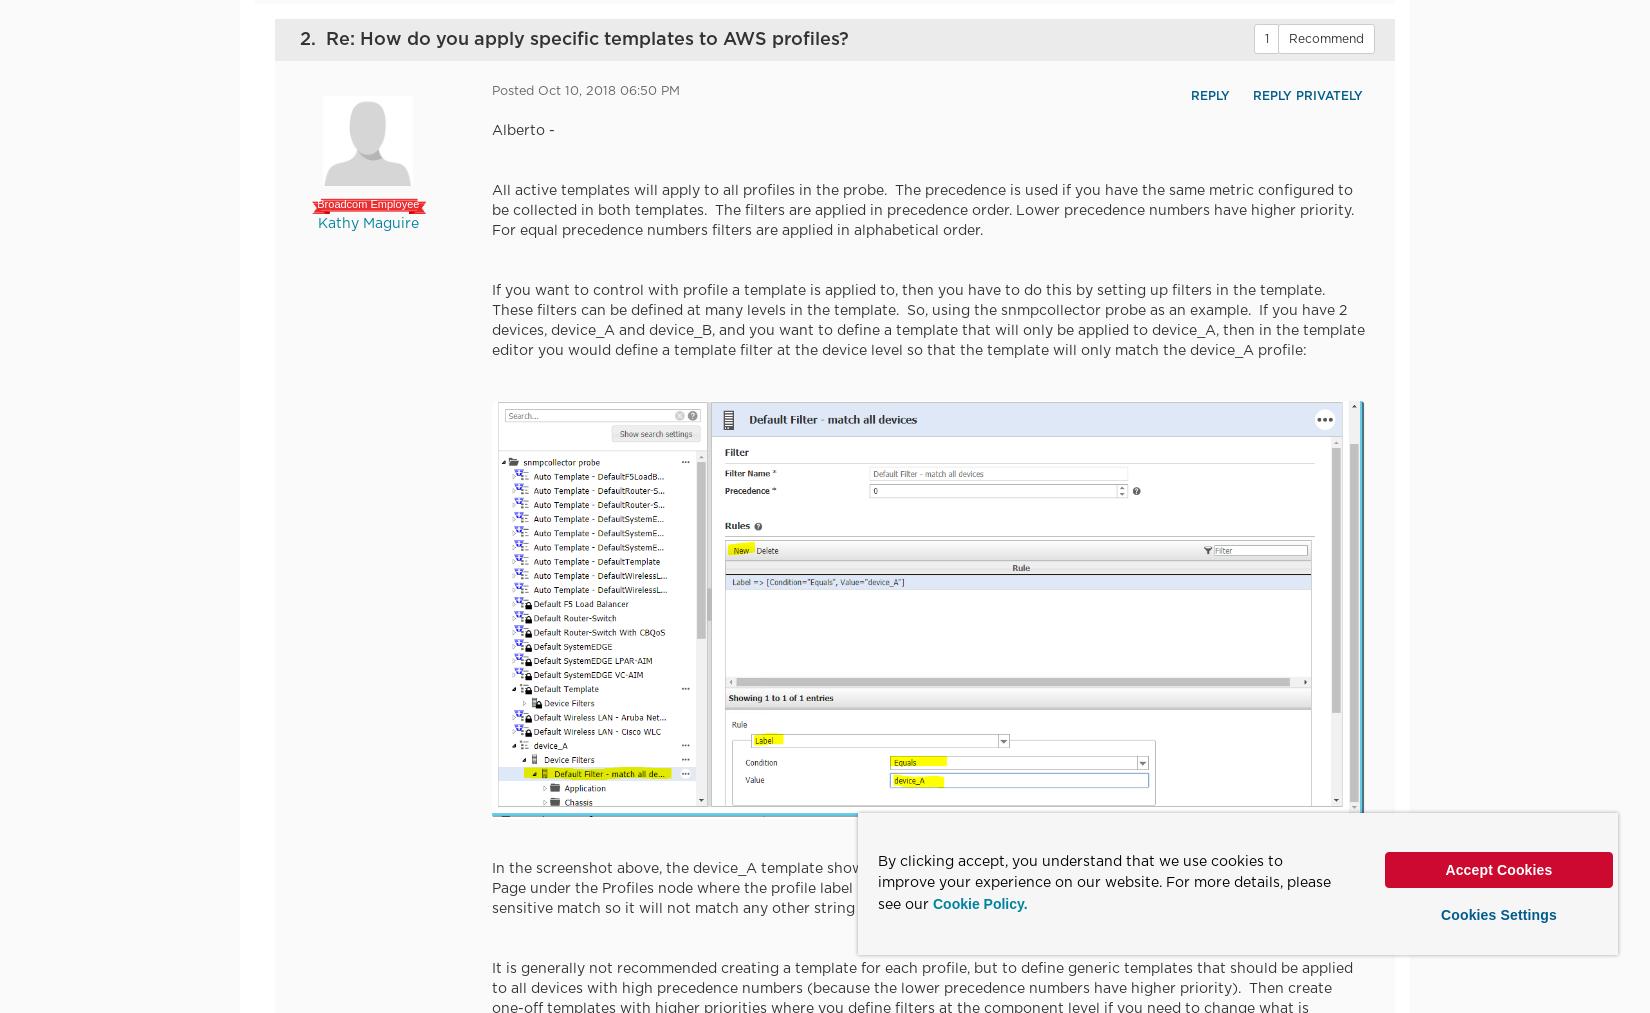 The height and width of the screenshot is (1013, 1650). What do you see at coordinates (583, 90) in the screenshot?
I see `'Posted Oct 10, 2018 06:50 PM'` at bounding box center [583, 90].